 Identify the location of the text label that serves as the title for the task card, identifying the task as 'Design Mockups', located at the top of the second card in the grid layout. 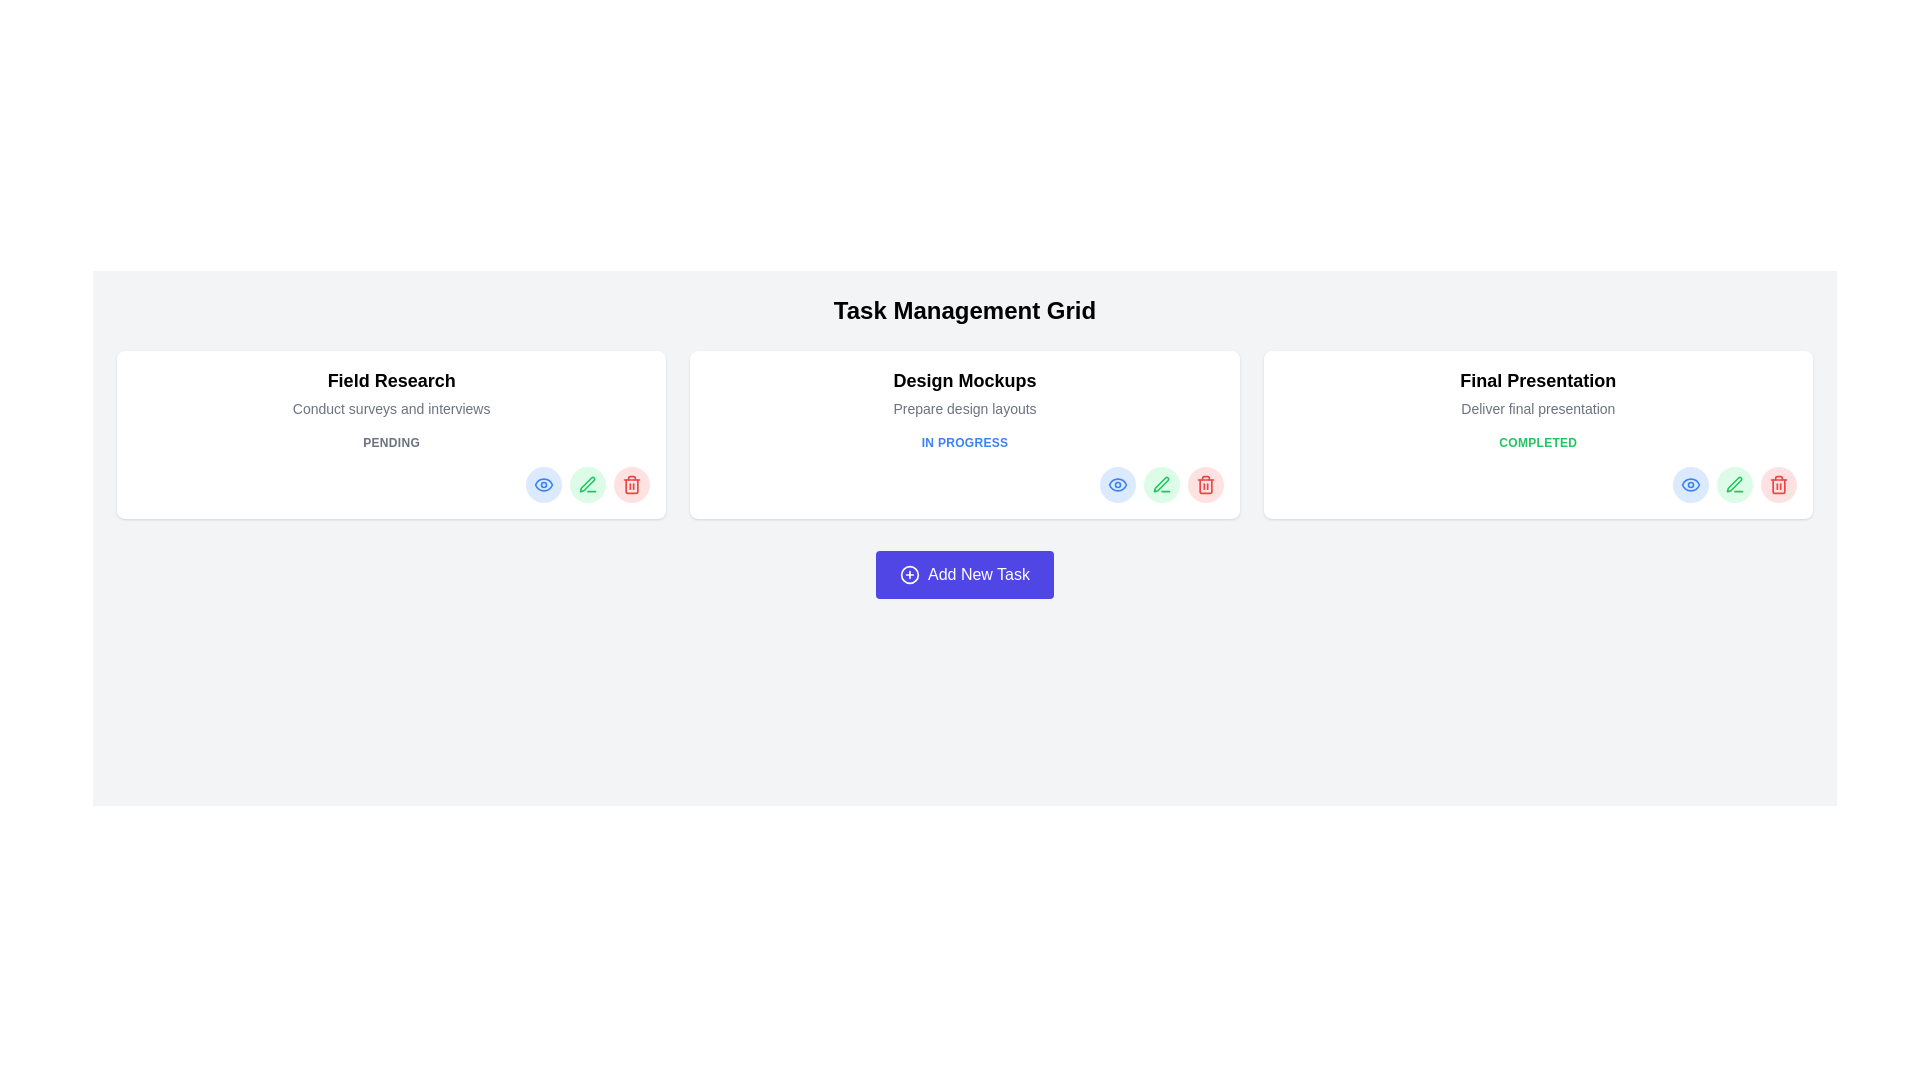
(964, 381).